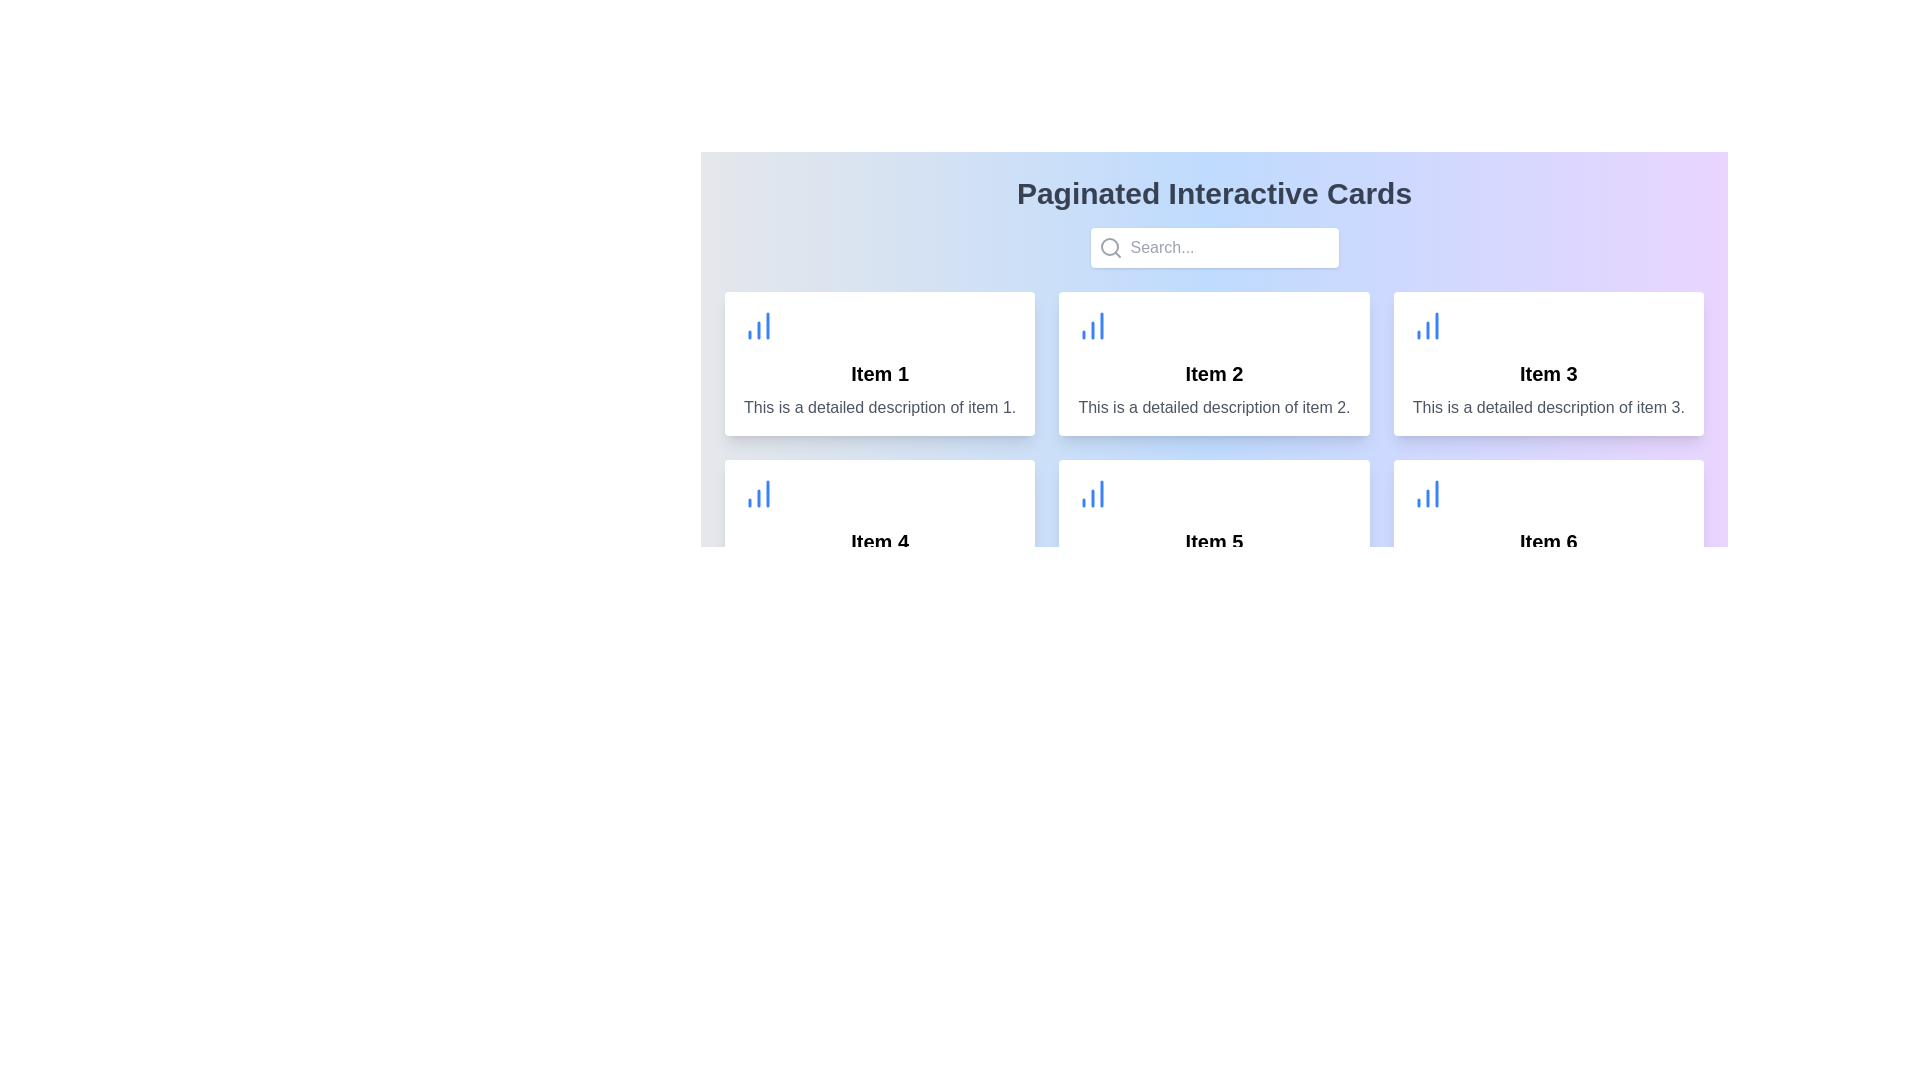  What do you see at coordinates (1213, 407) in the screenshot?
I see `the text label that reads 'This is a detailed description of item 2.' which is styled in light gray and is located within the card titled 'Item 2'` at bounding box center [1213, 407].